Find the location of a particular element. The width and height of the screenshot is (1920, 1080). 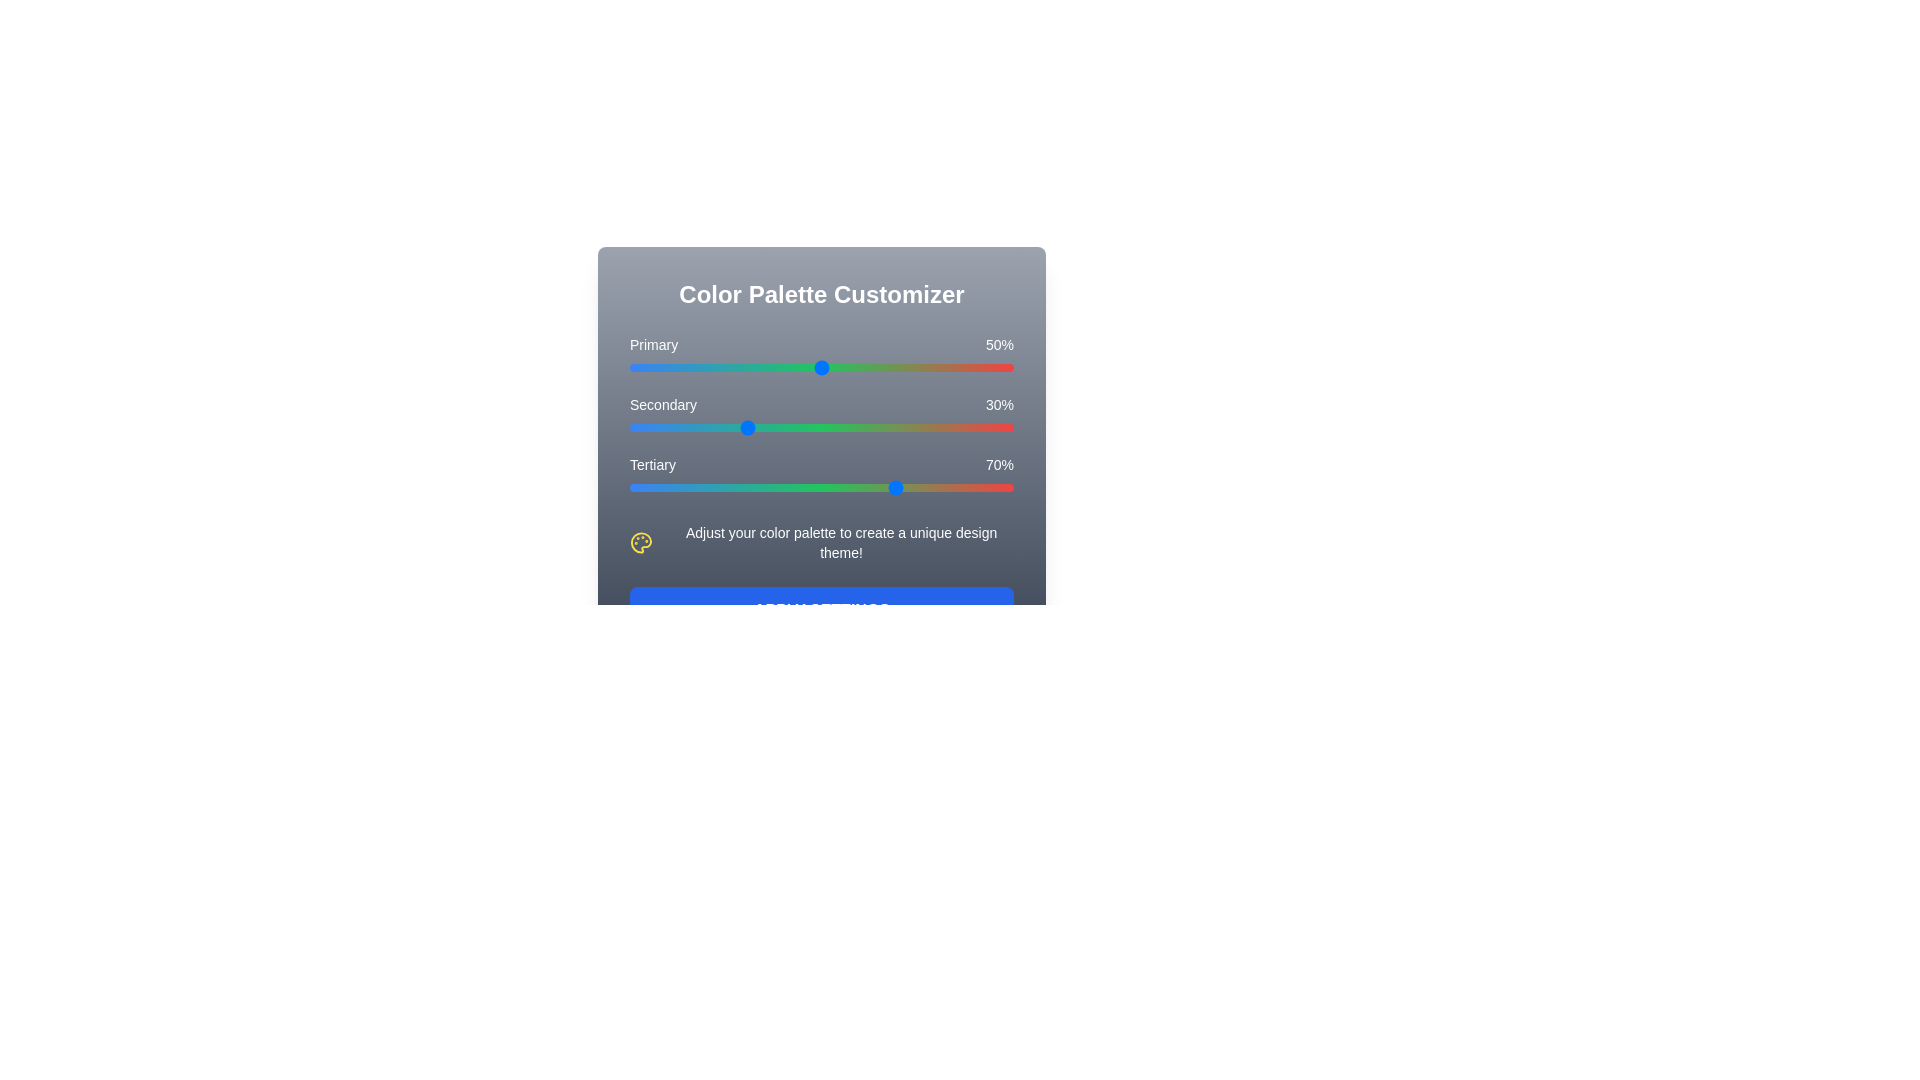

the tertiary slider is located at coordinates (672, 488).